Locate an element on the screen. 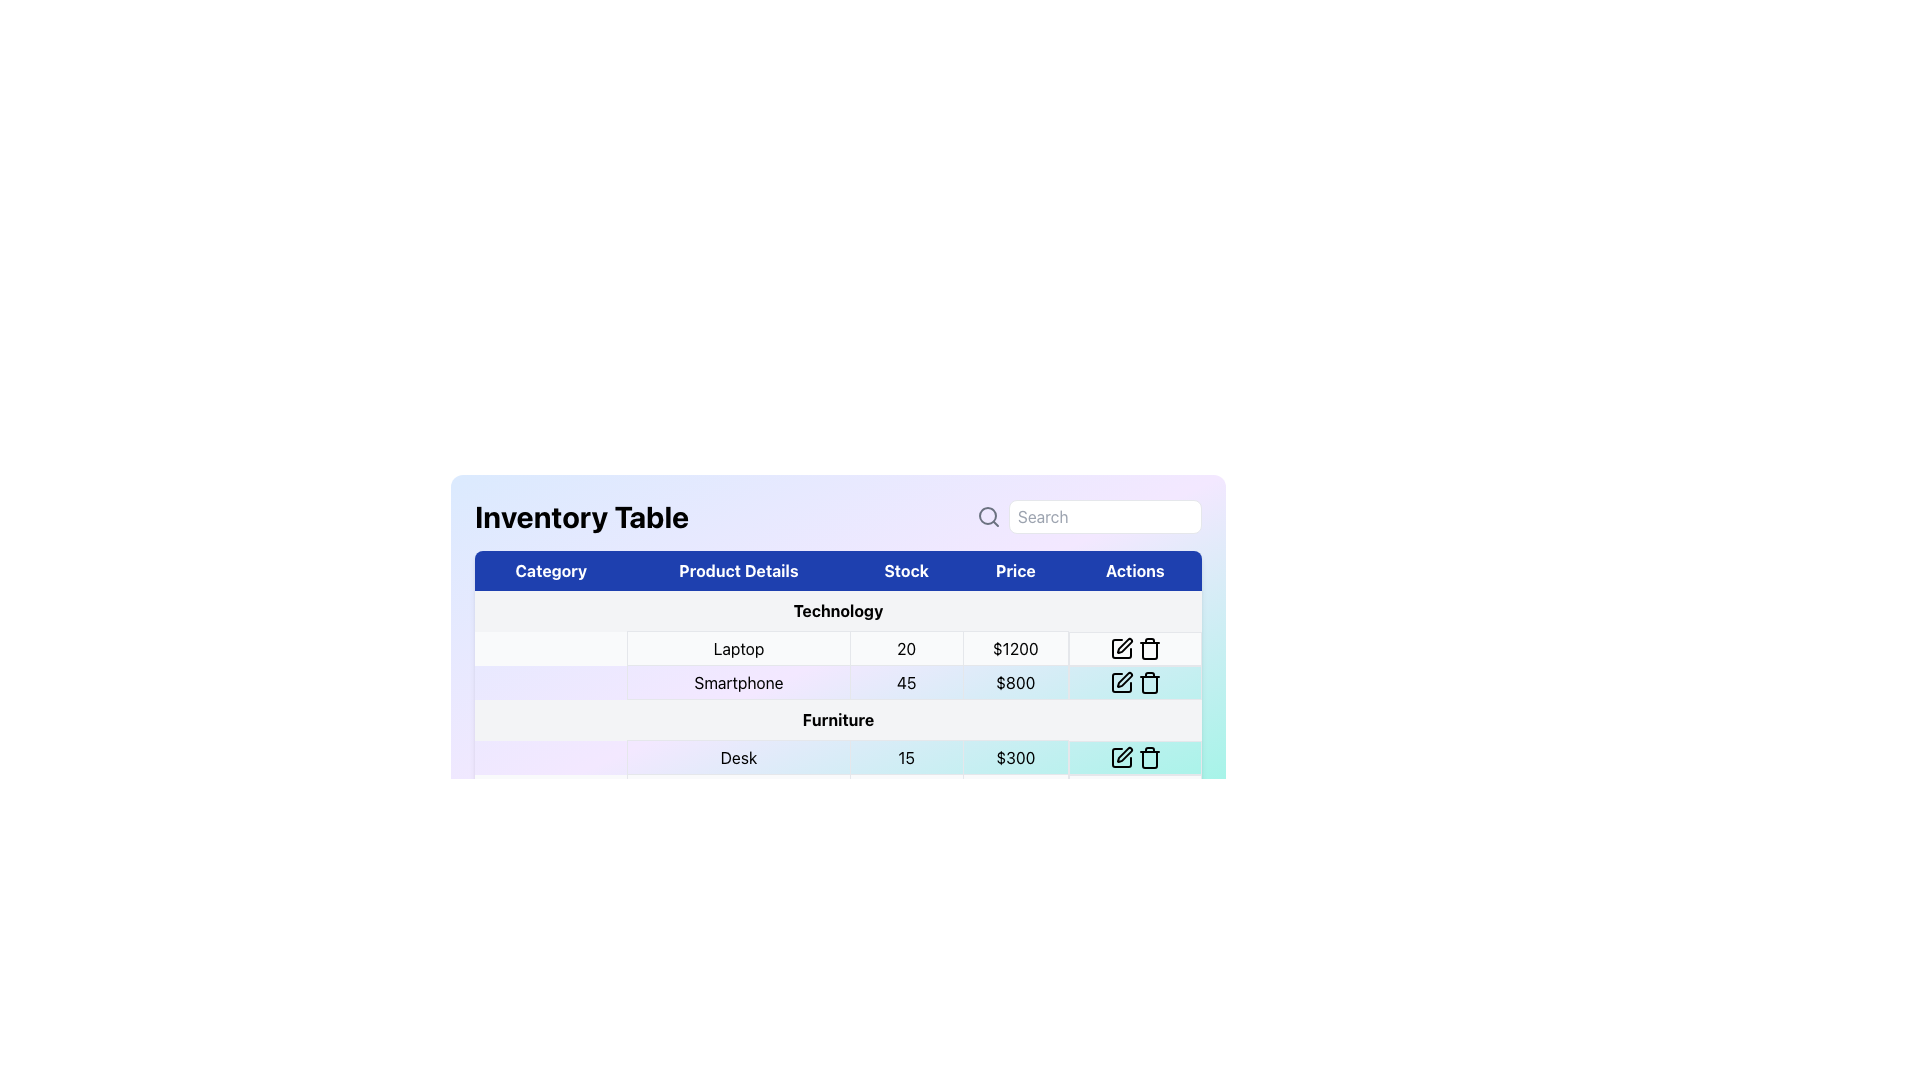 Image resolution: width=1920 pixels, height=1080 pixels. the edit tool button located in the 'Actions' column of the second row under the 'Technology' category to initiate editing is located at coordinates (1121, 681).